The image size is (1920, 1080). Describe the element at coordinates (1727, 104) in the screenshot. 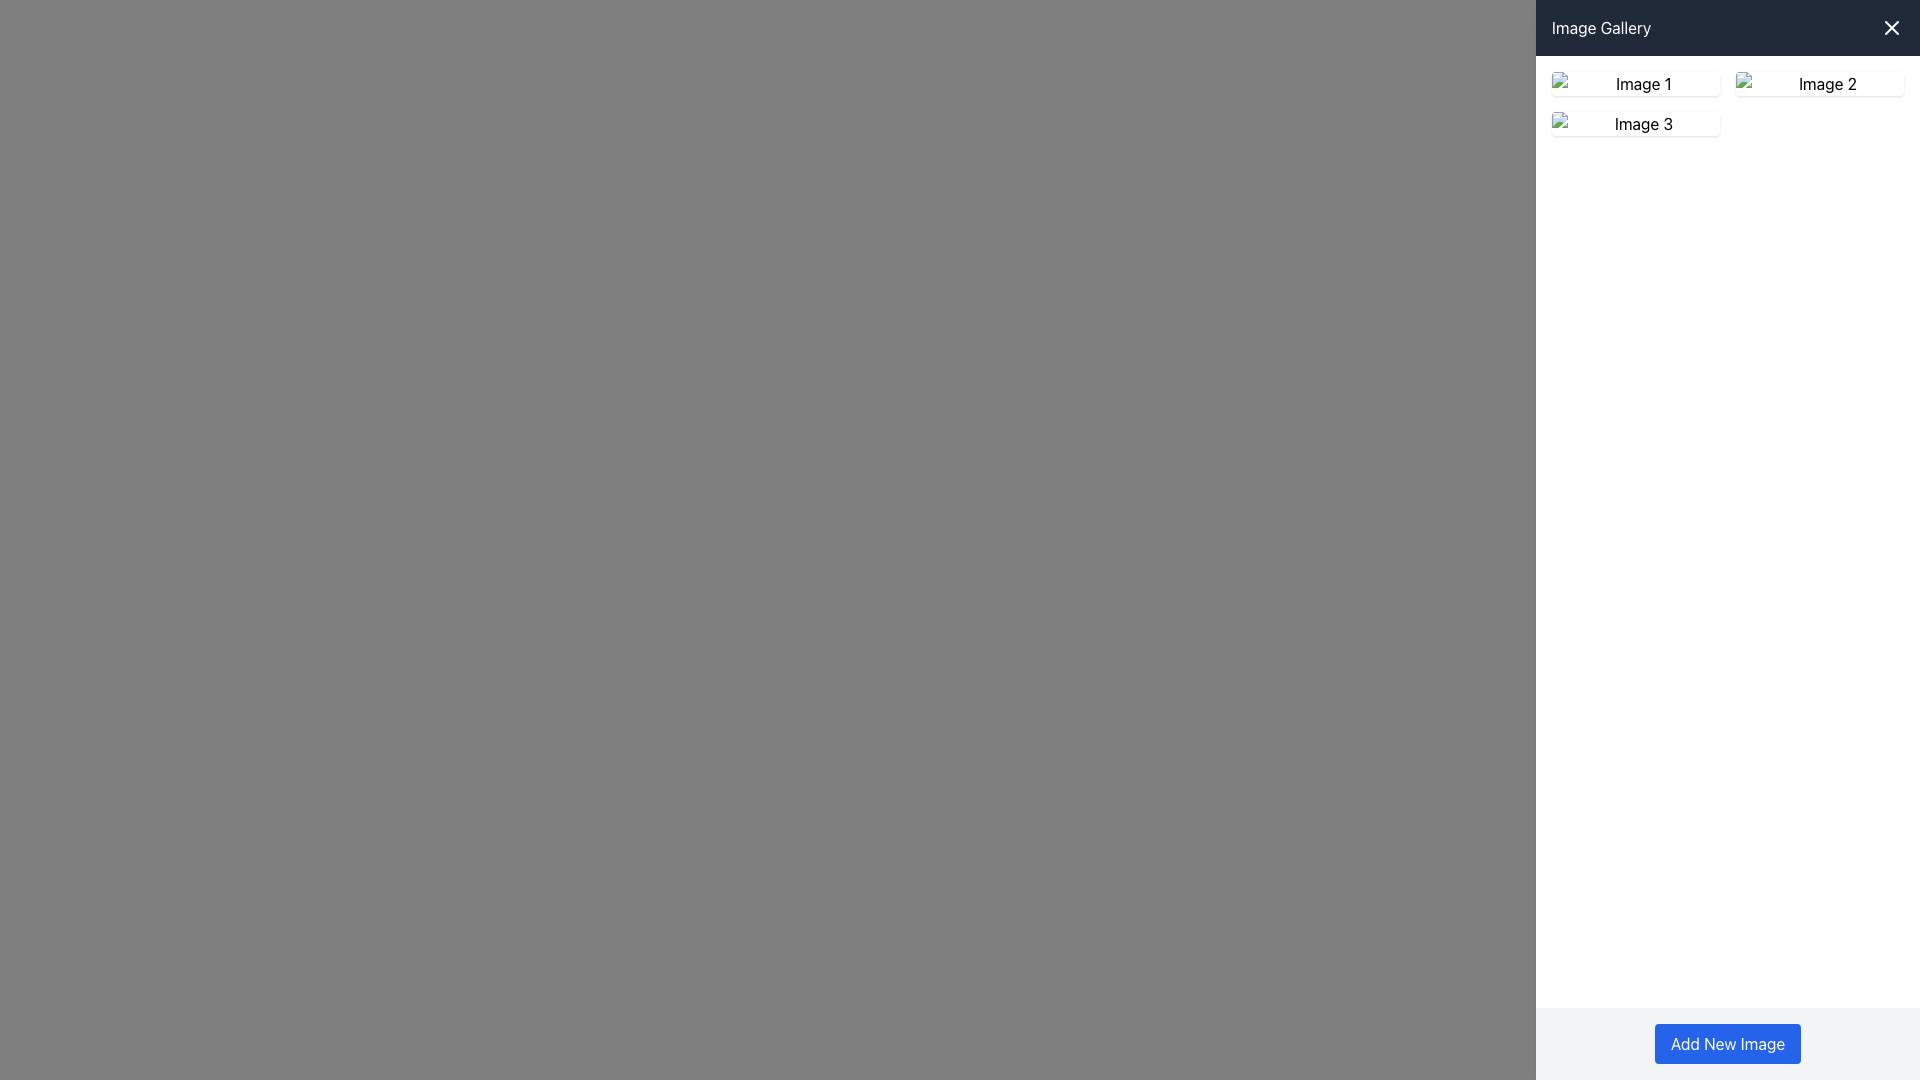

I see `an individual component within the grid layout located in the top-right section of the interface` at that location.